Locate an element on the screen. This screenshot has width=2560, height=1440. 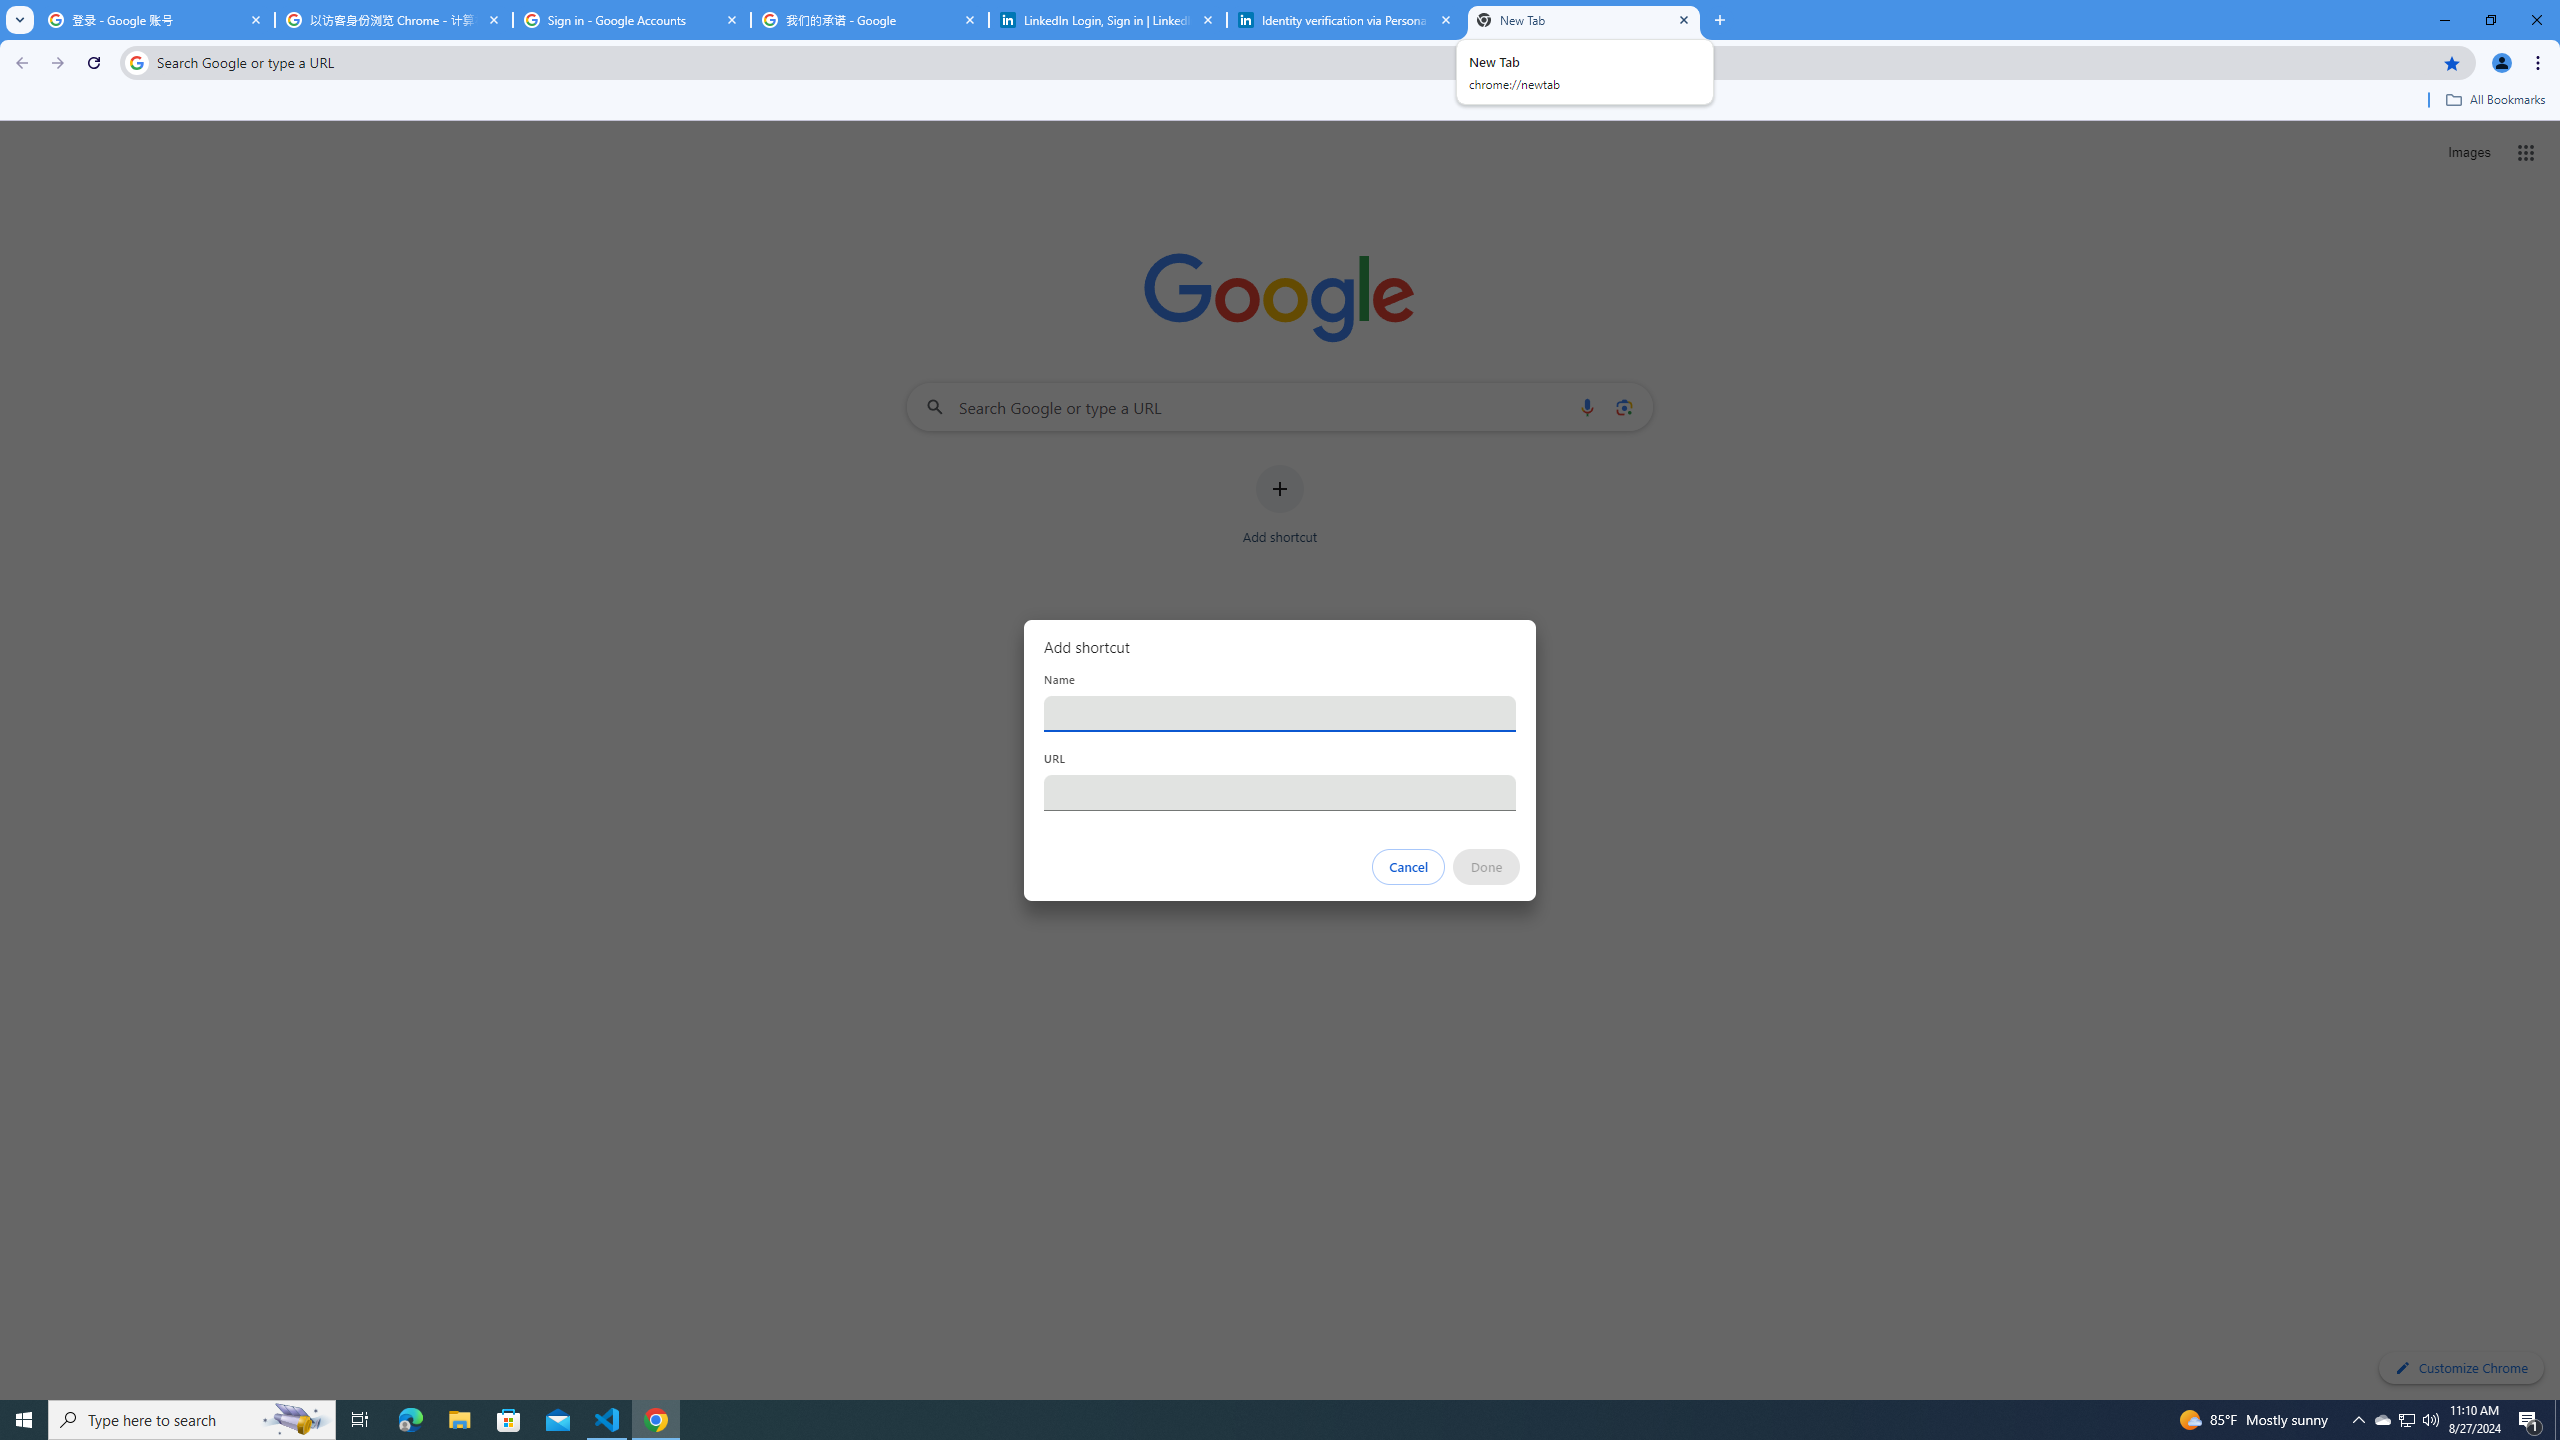
'New Tab' is located at coordinates (1583, 19).